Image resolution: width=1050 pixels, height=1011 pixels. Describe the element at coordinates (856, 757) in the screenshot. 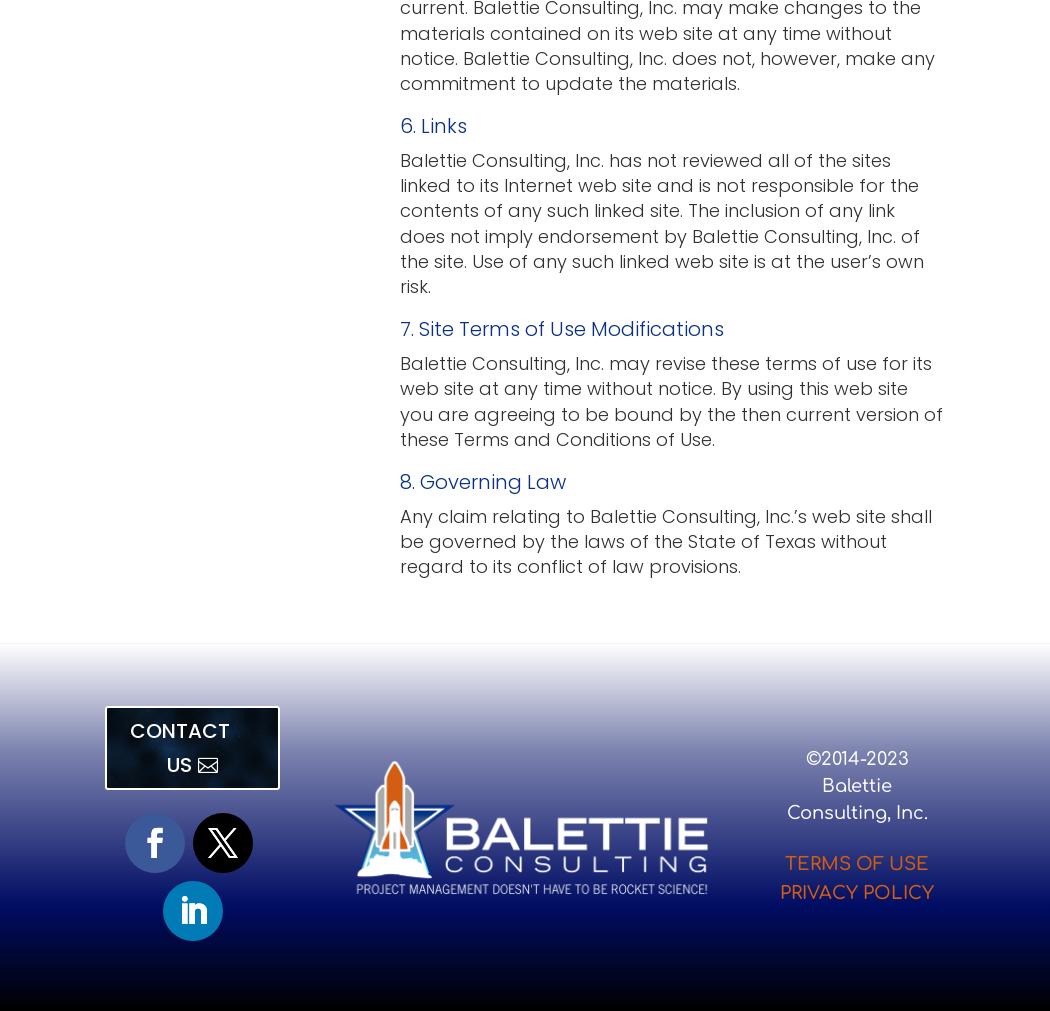

I see `'©2014-2023'` at that location.